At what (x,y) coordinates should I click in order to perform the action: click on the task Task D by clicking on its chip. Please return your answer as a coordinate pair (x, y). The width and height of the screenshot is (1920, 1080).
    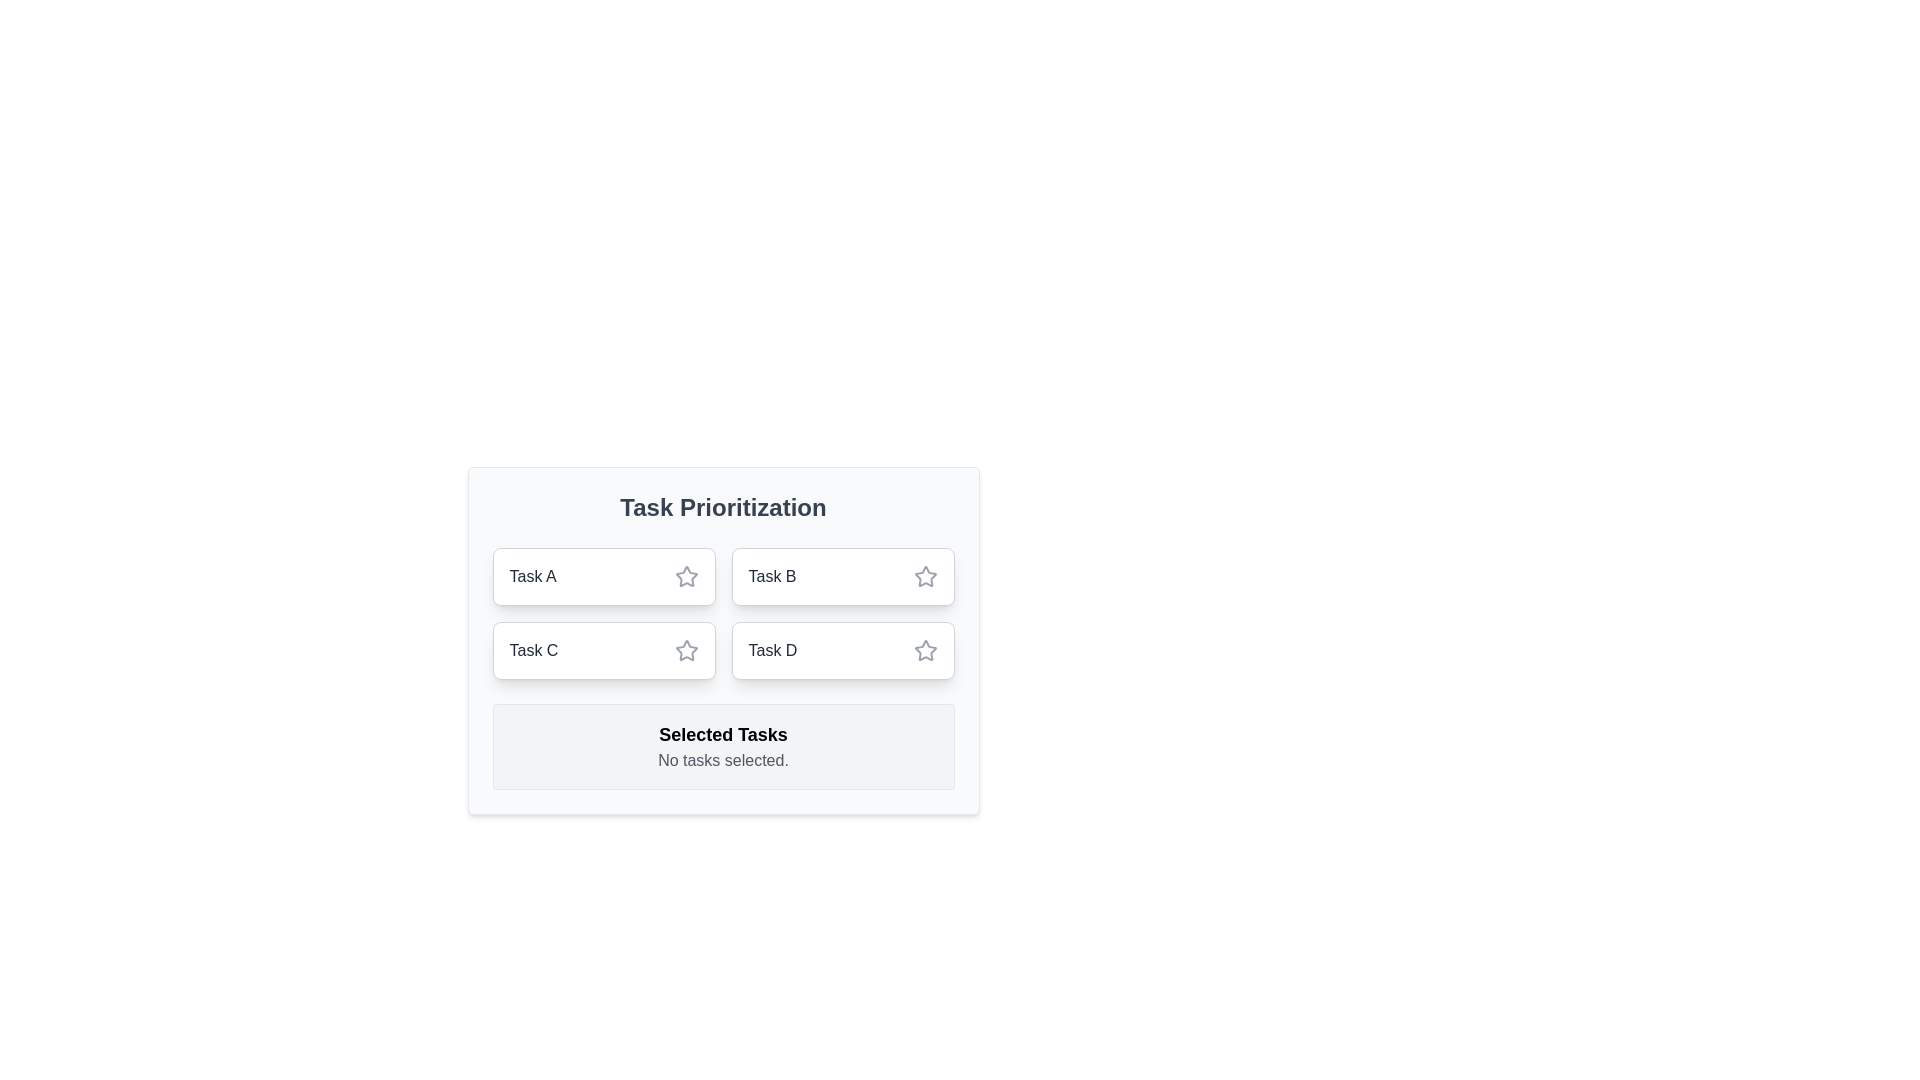
    Looking at the image, I should click on (843, 651).